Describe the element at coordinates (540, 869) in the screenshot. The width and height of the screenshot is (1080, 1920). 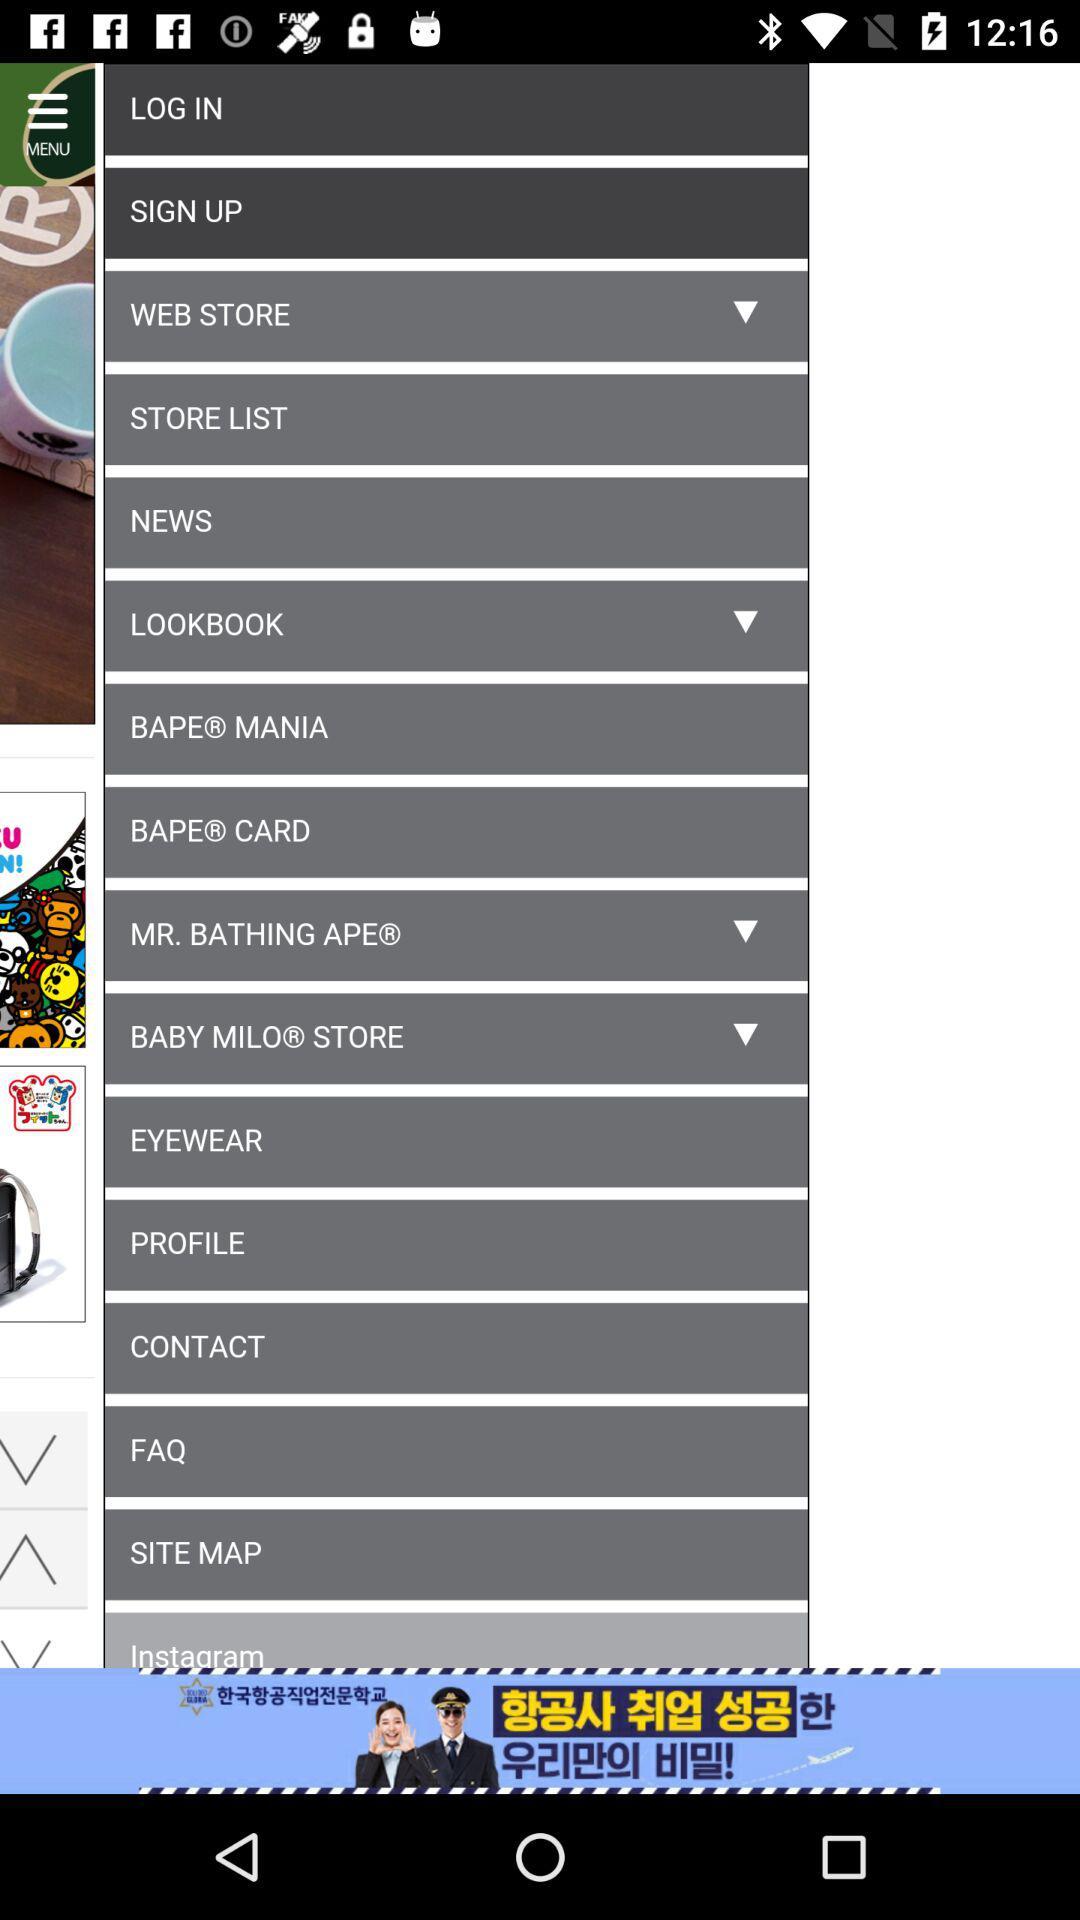
I see `menu` at that location.